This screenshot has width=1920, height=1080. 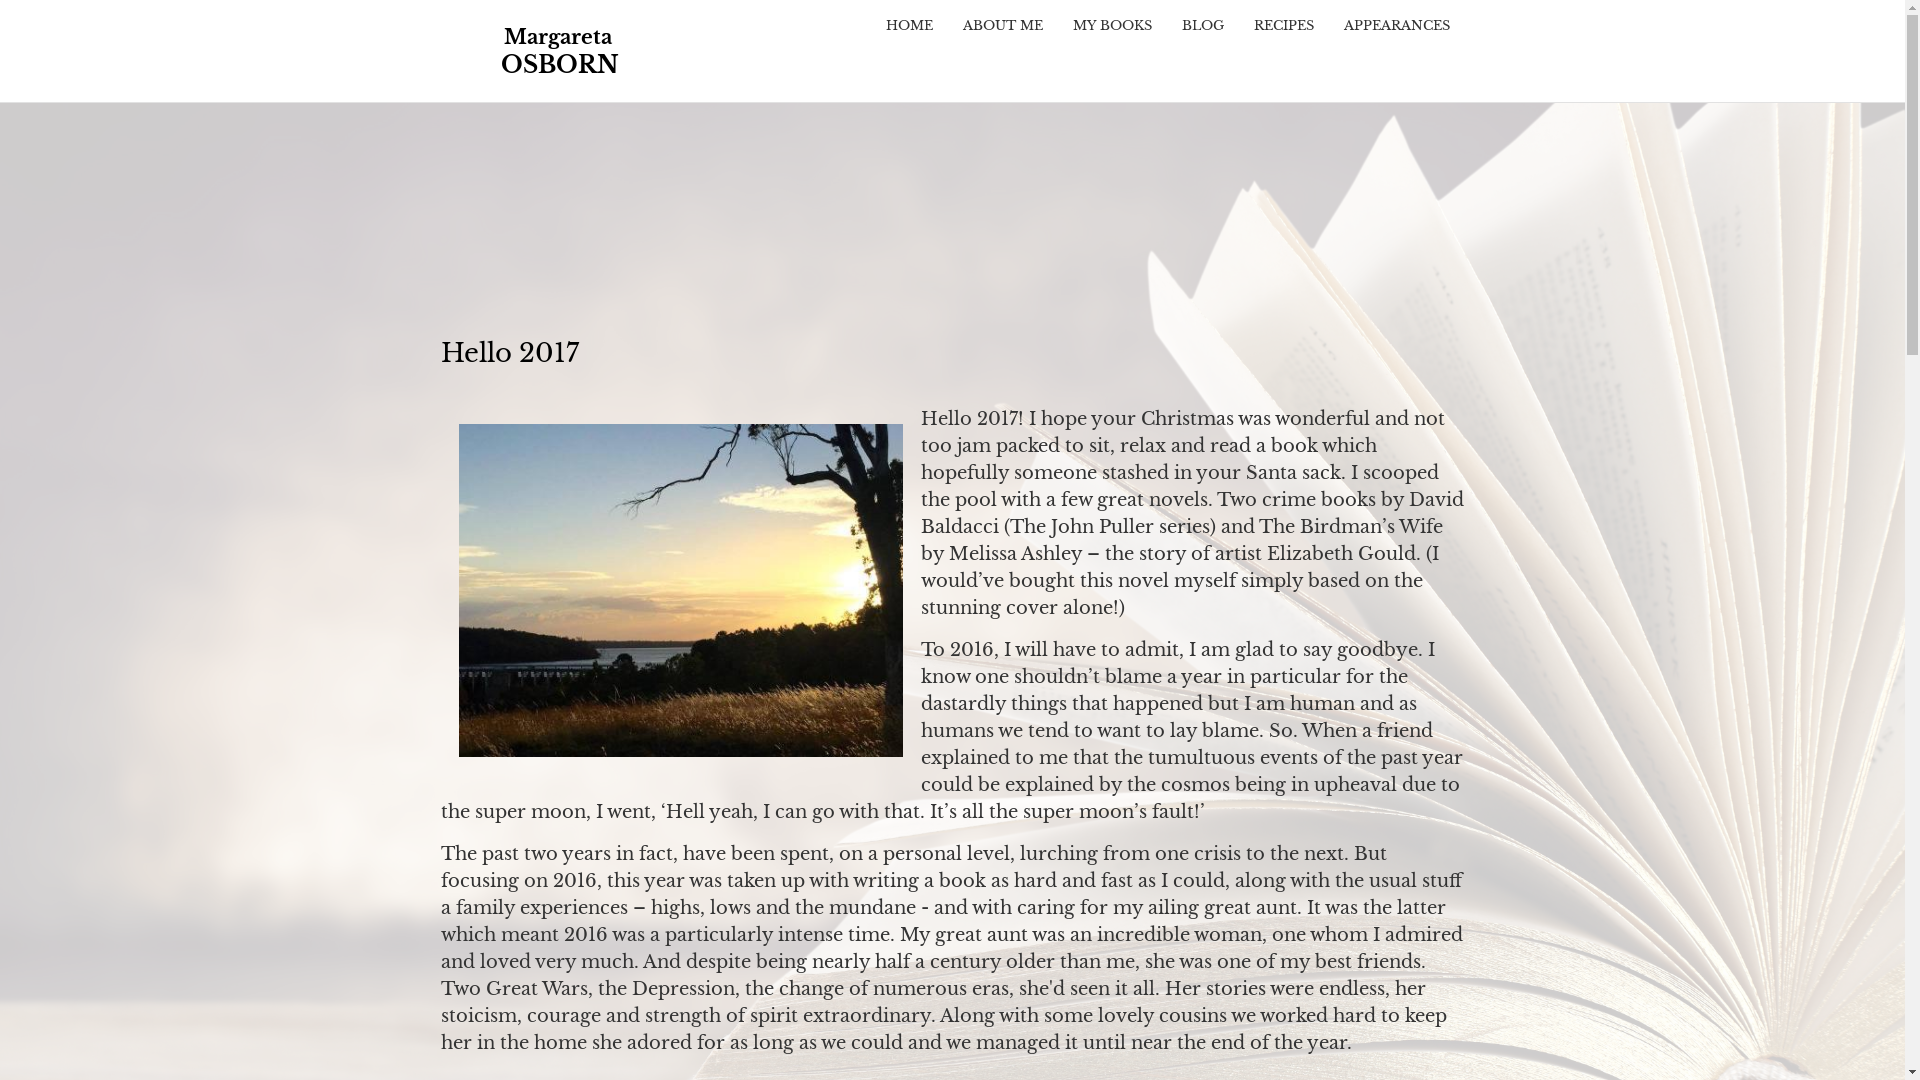 I want to click on 'Home', so click(x=557, y=49).